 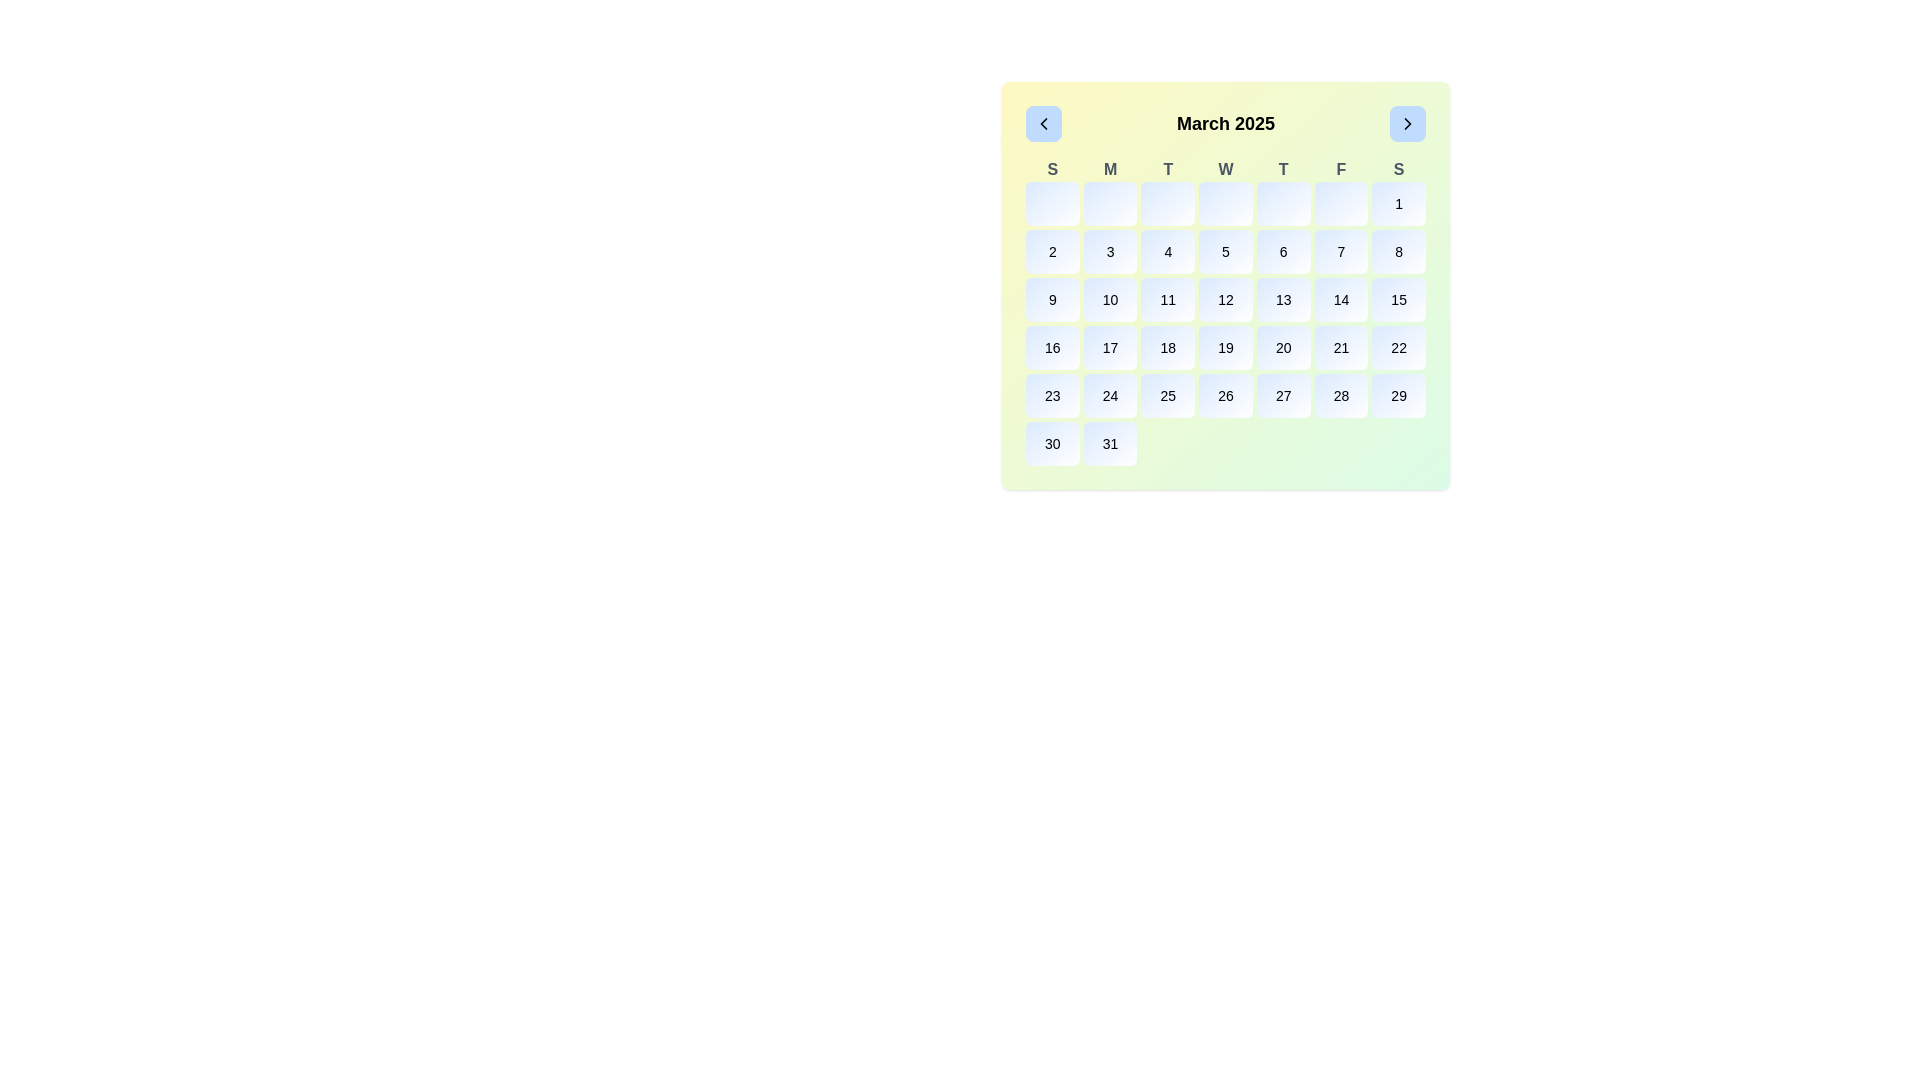 I want to click on the clickable calendar day box representing the first day of the month, which is the seventh item in the first row of the calendar layout, so click(x=1398, y=204).